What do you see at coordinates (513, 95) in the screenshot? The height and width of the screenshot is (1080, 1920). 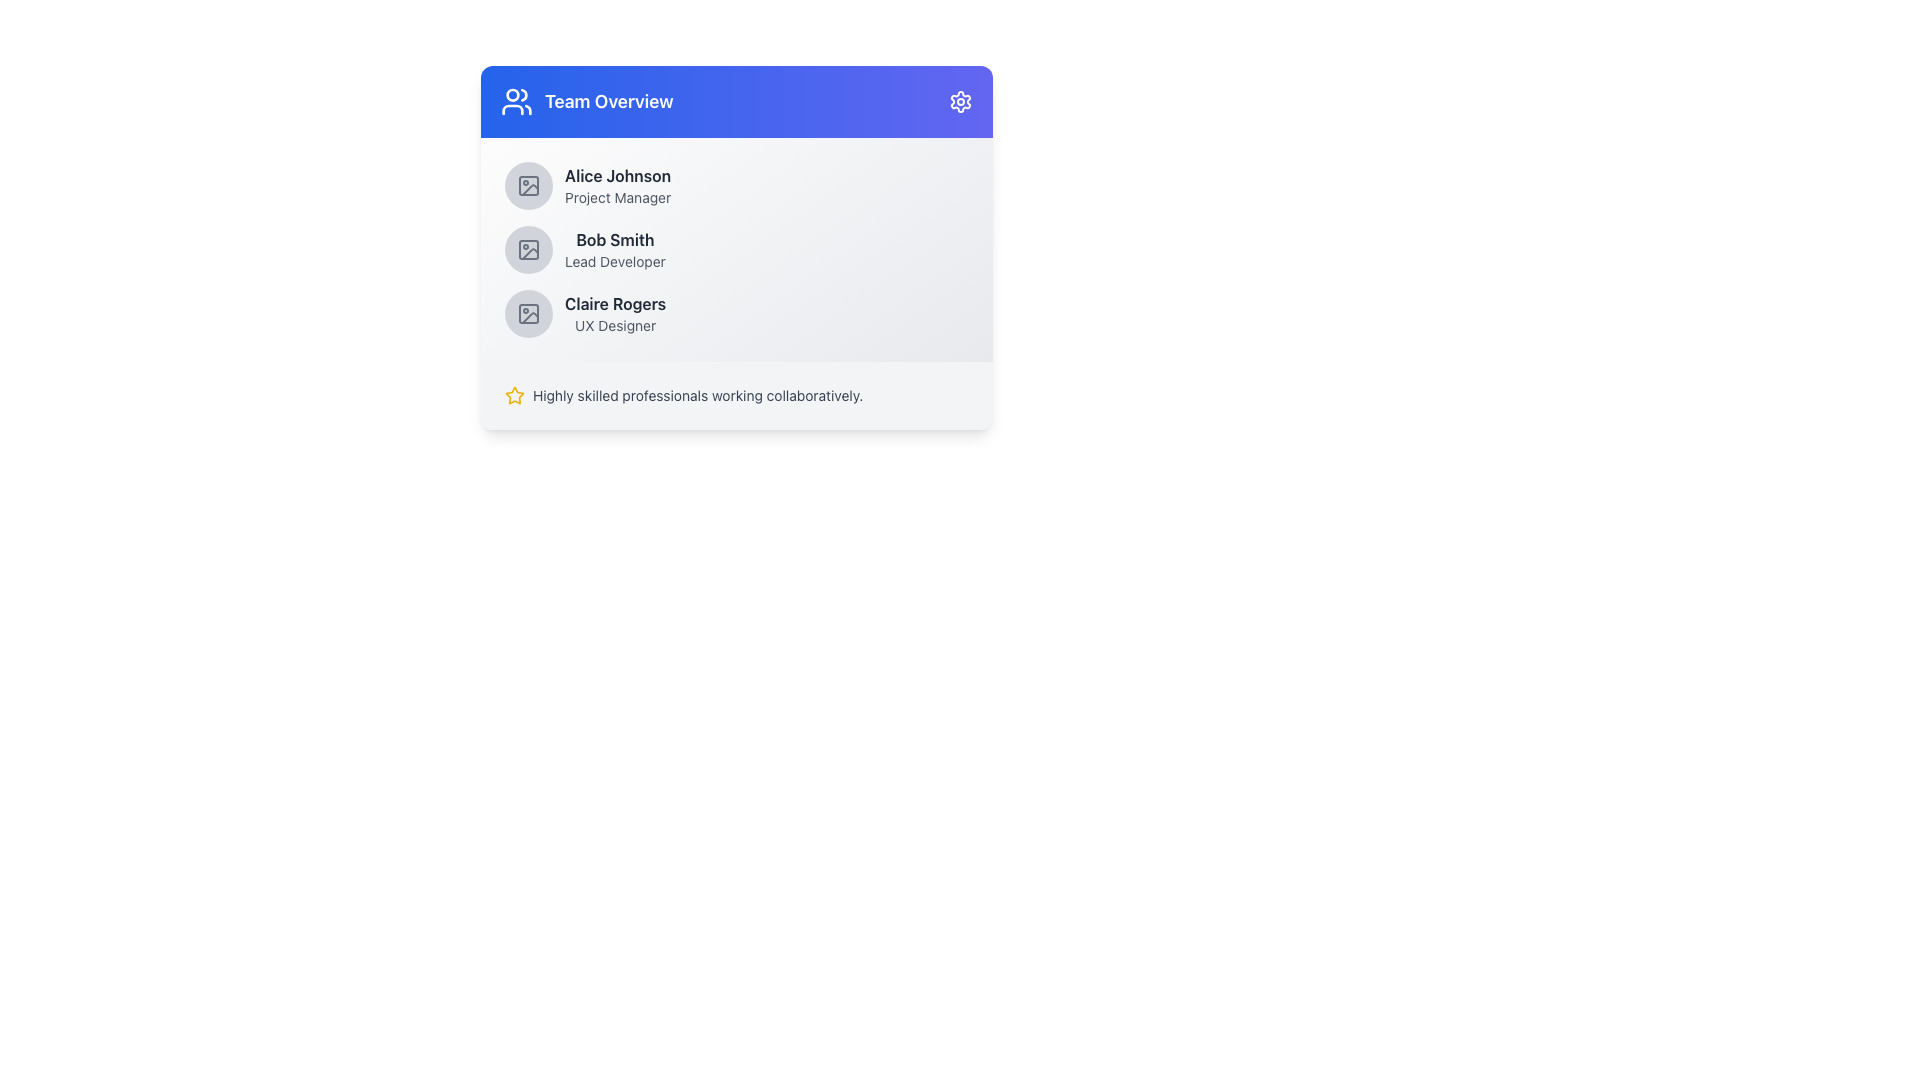 I see `the decorative circular shape within the graphical icon in the top left of the blue-colored header labeled 'Team Overview'` at bounding box center [513, 95].